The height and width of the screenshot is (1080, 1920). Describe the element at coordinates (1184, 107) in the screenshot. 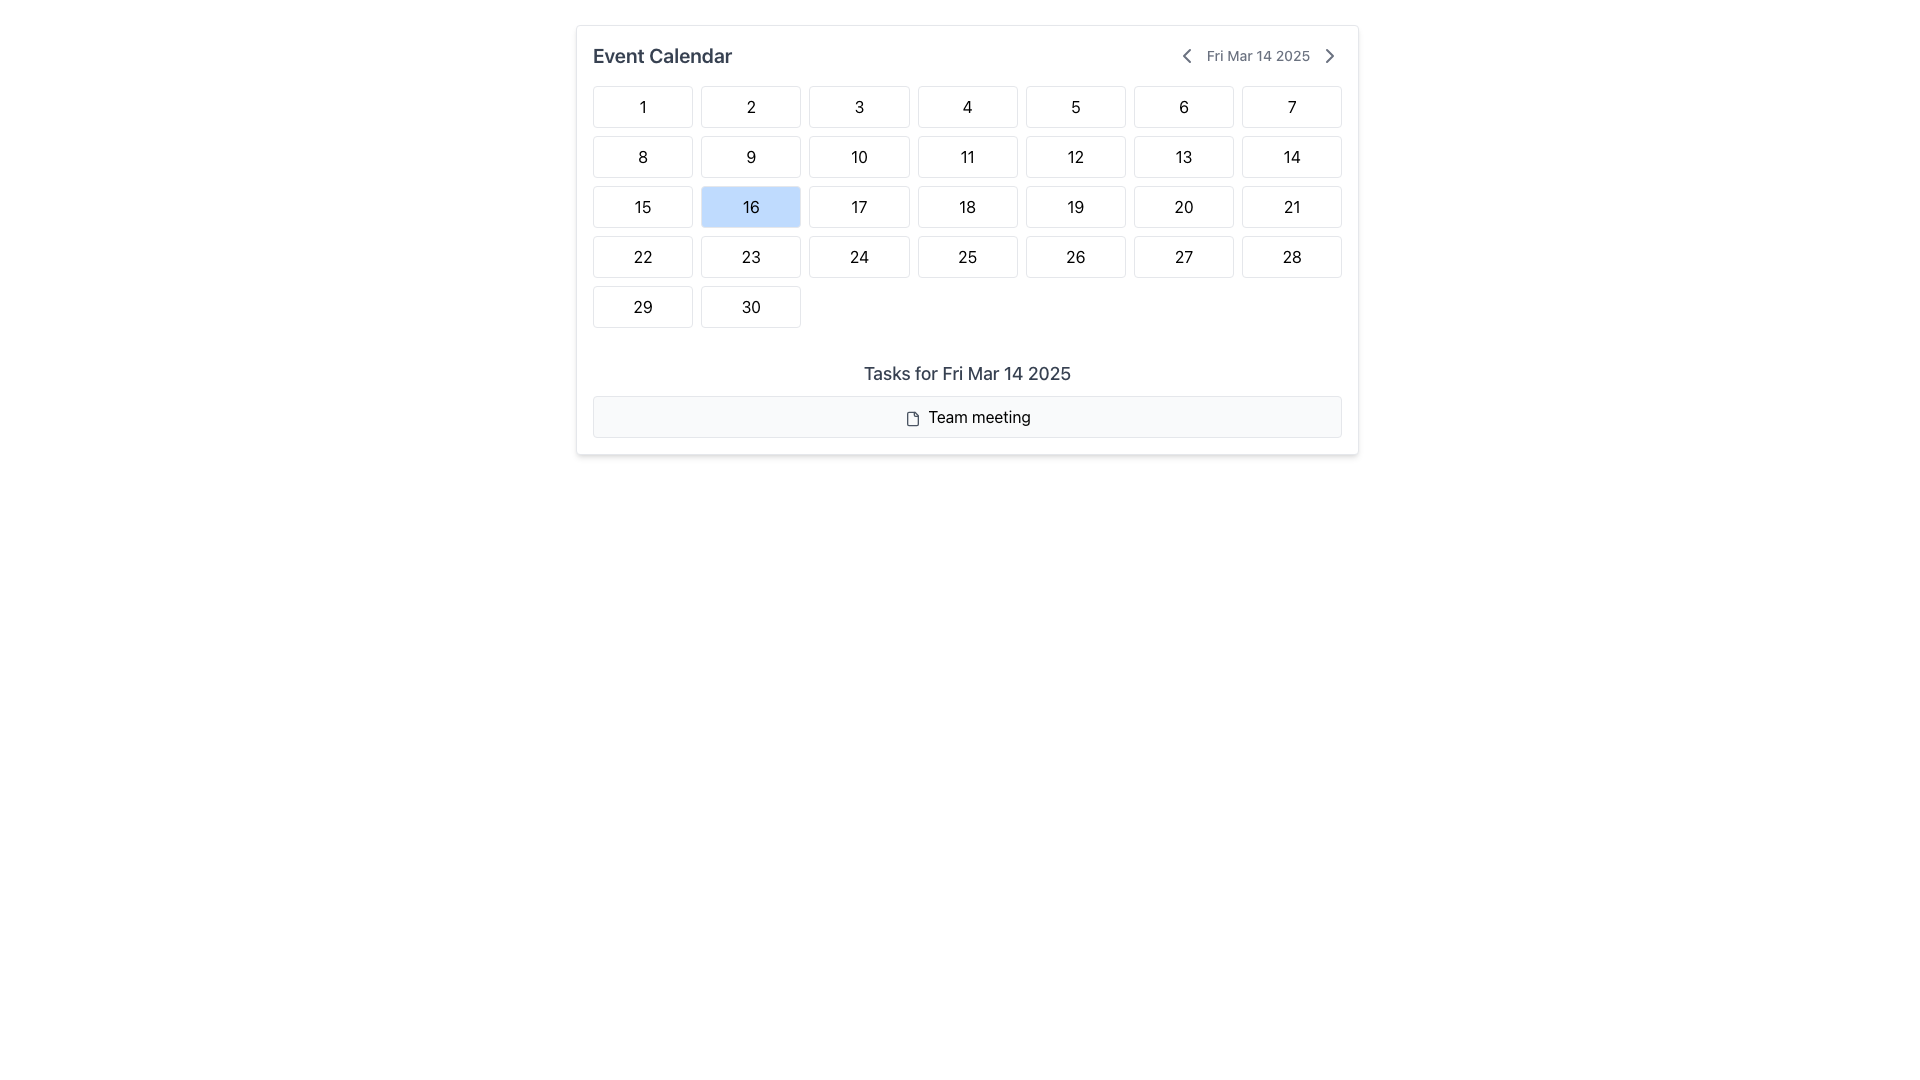

I see `to select the calendar date cell labeled '6', which is located in the first row and sixth column of the calendar grid` at that location.